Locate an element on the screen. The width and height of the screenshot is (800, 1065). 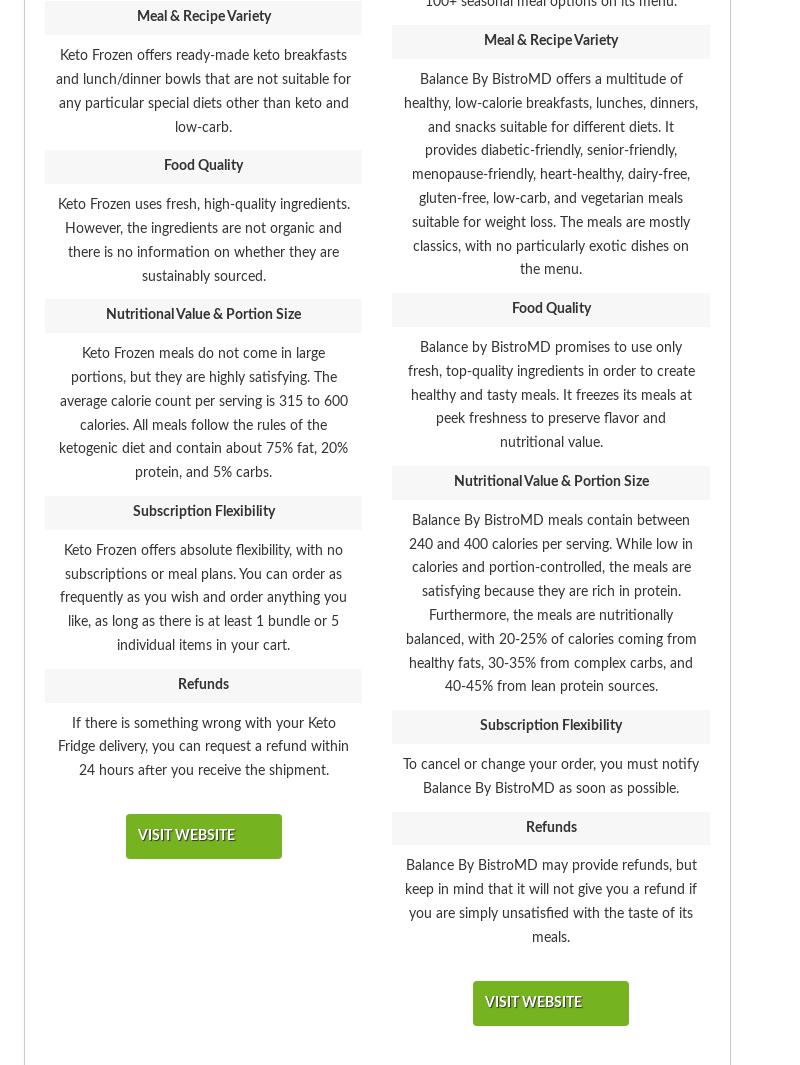
'Balance by BistroMD promises to use only fresh, top-quality ingredients in order to create healthy and tasty meals. It freezes its meals at peek freshness to preserve flavor and nutritional value.' is located at coordinates (407, 394).